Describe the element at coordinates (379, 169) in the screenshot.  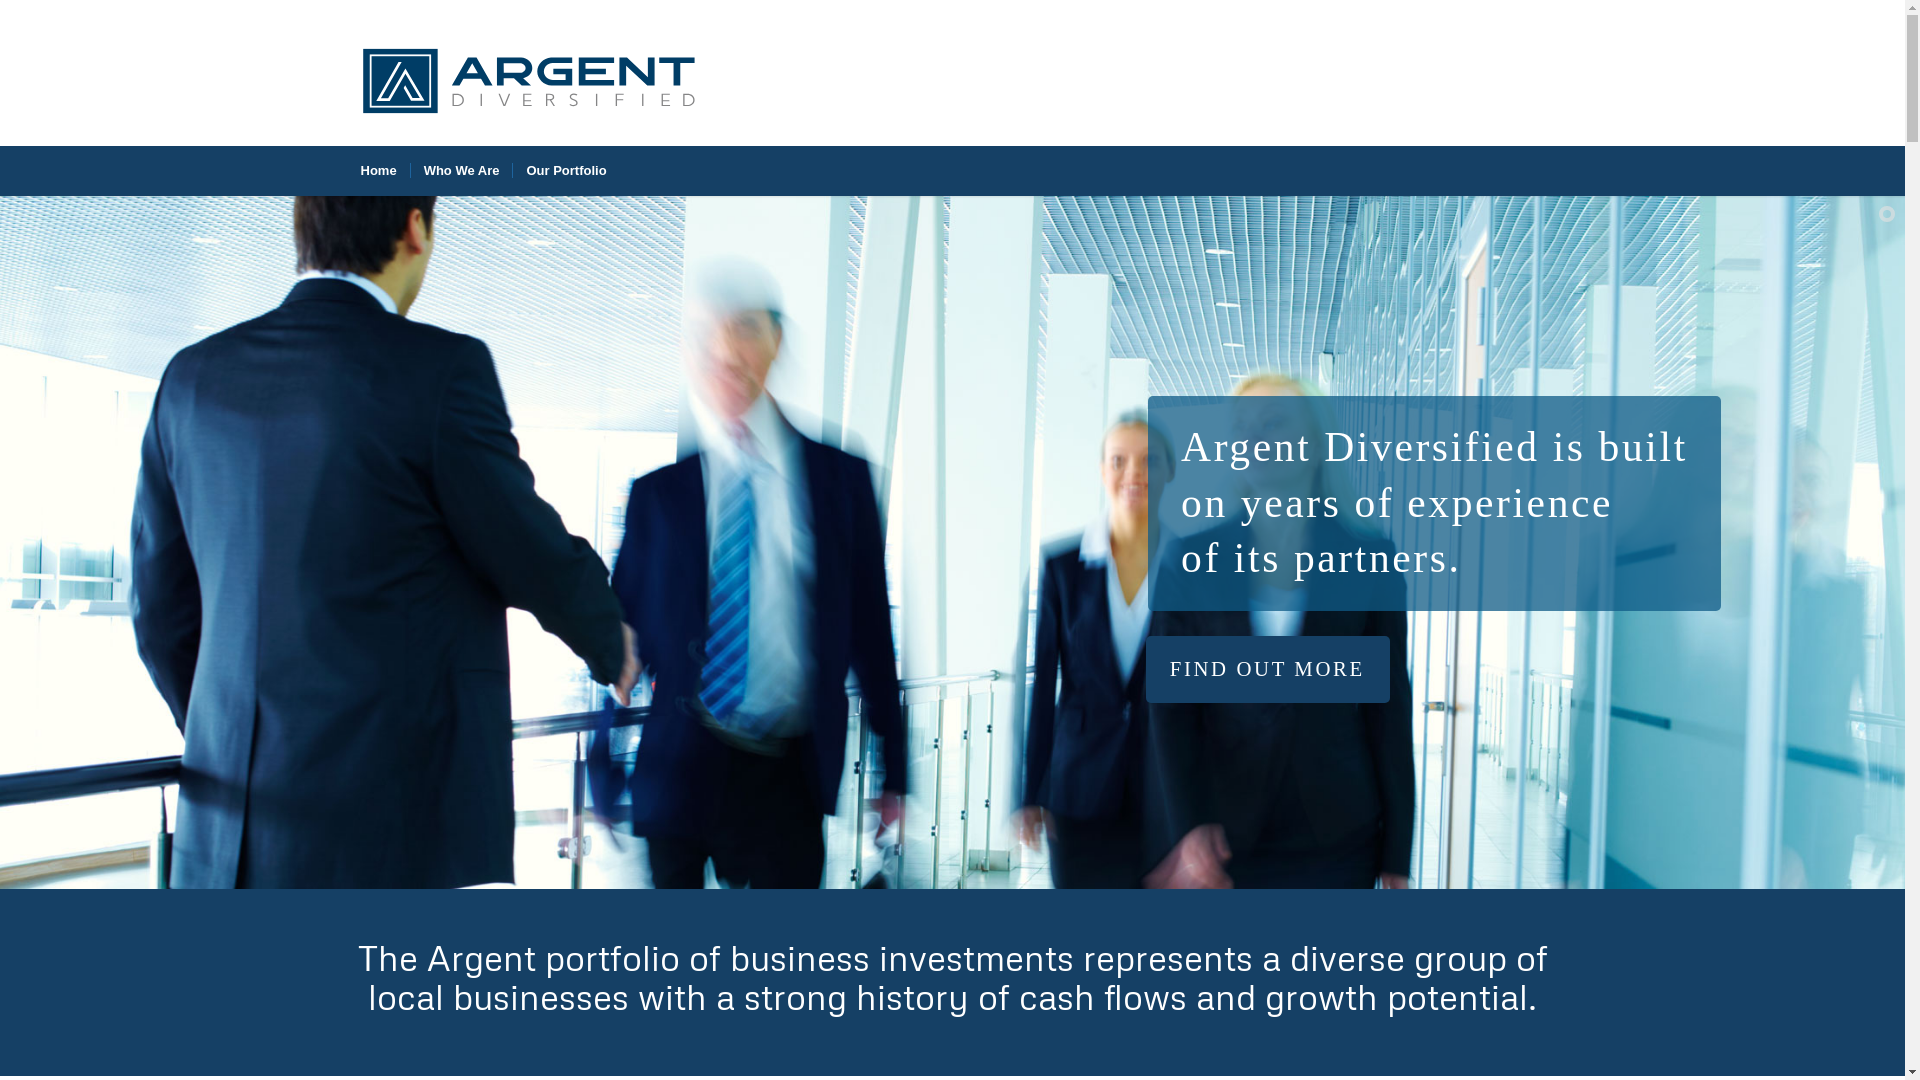
I see `'Home'` at that location.